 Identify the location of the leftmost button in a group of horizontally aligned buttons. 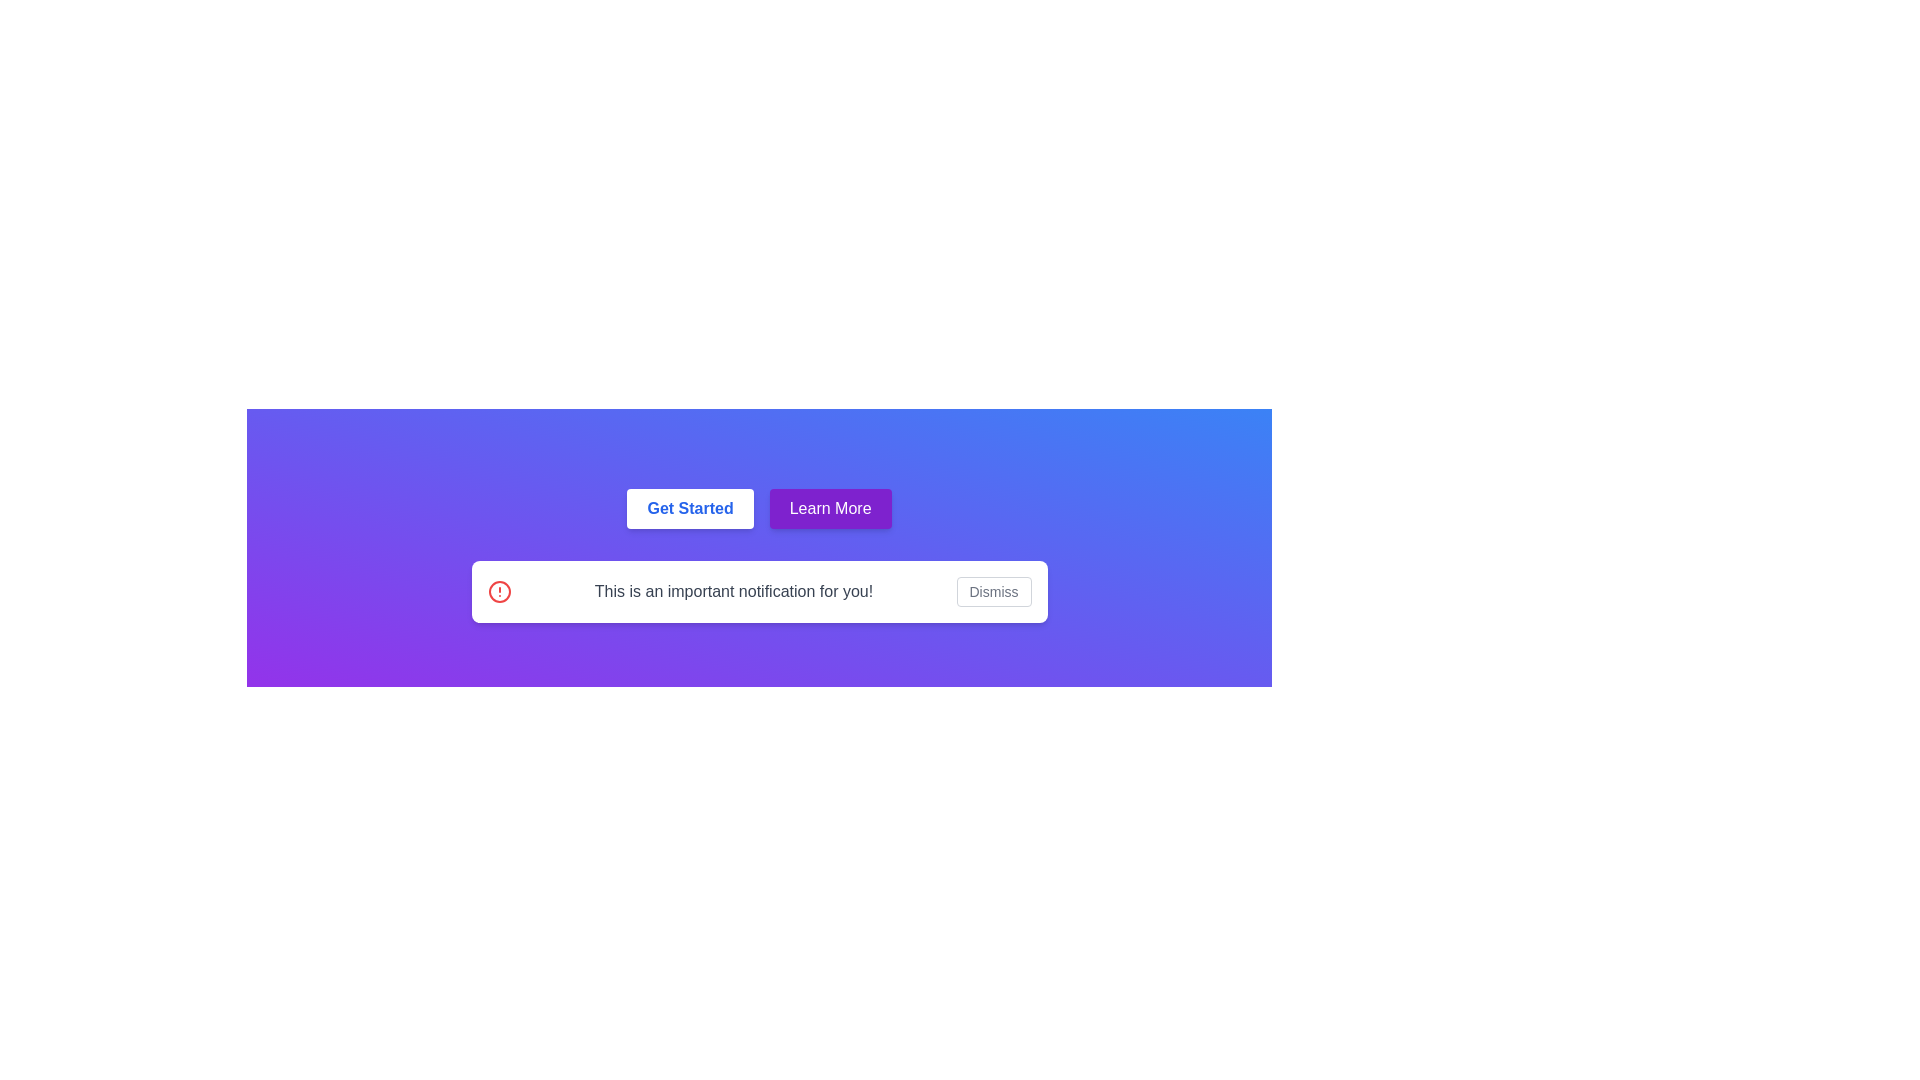
(690, 508).